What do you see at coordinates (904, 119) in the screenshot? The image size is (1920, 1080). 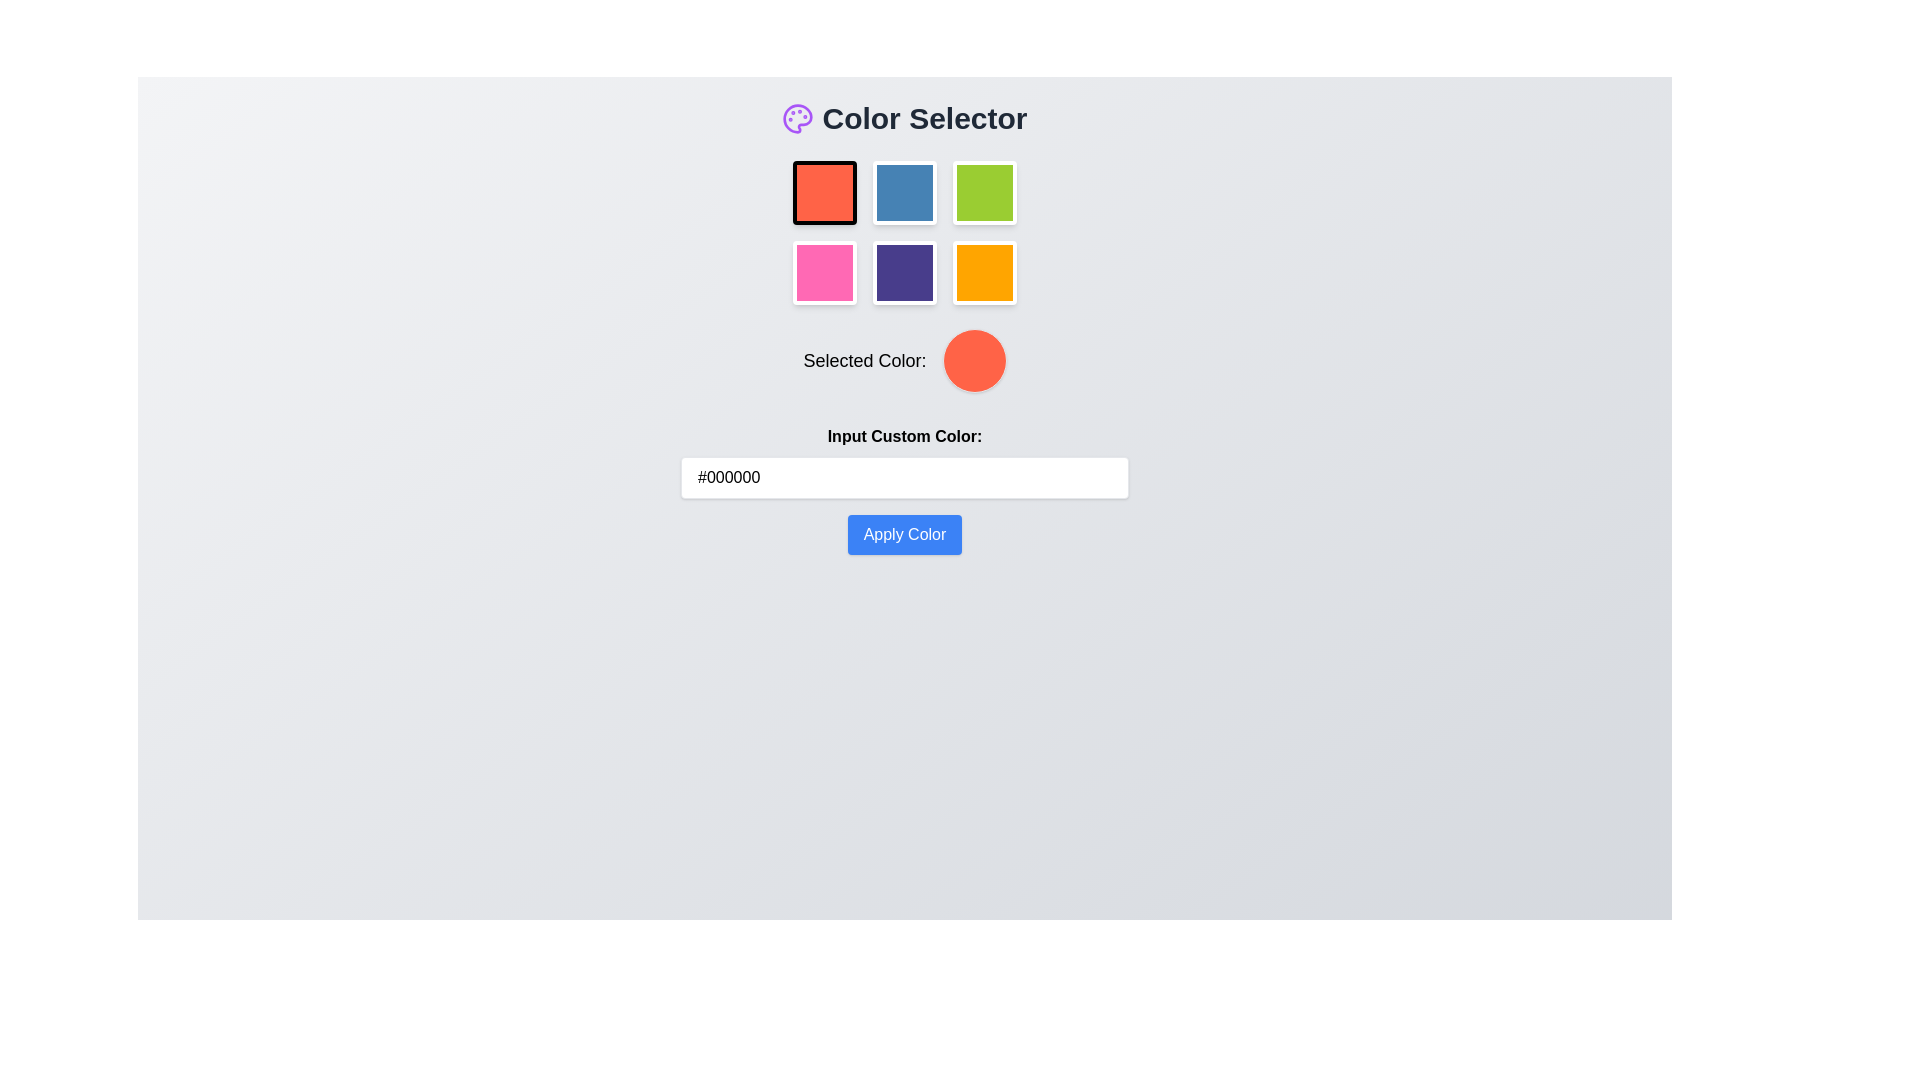 I see `the Label or Header Text that indicates the color selection section of the interface` at bounding box center [904, 119].